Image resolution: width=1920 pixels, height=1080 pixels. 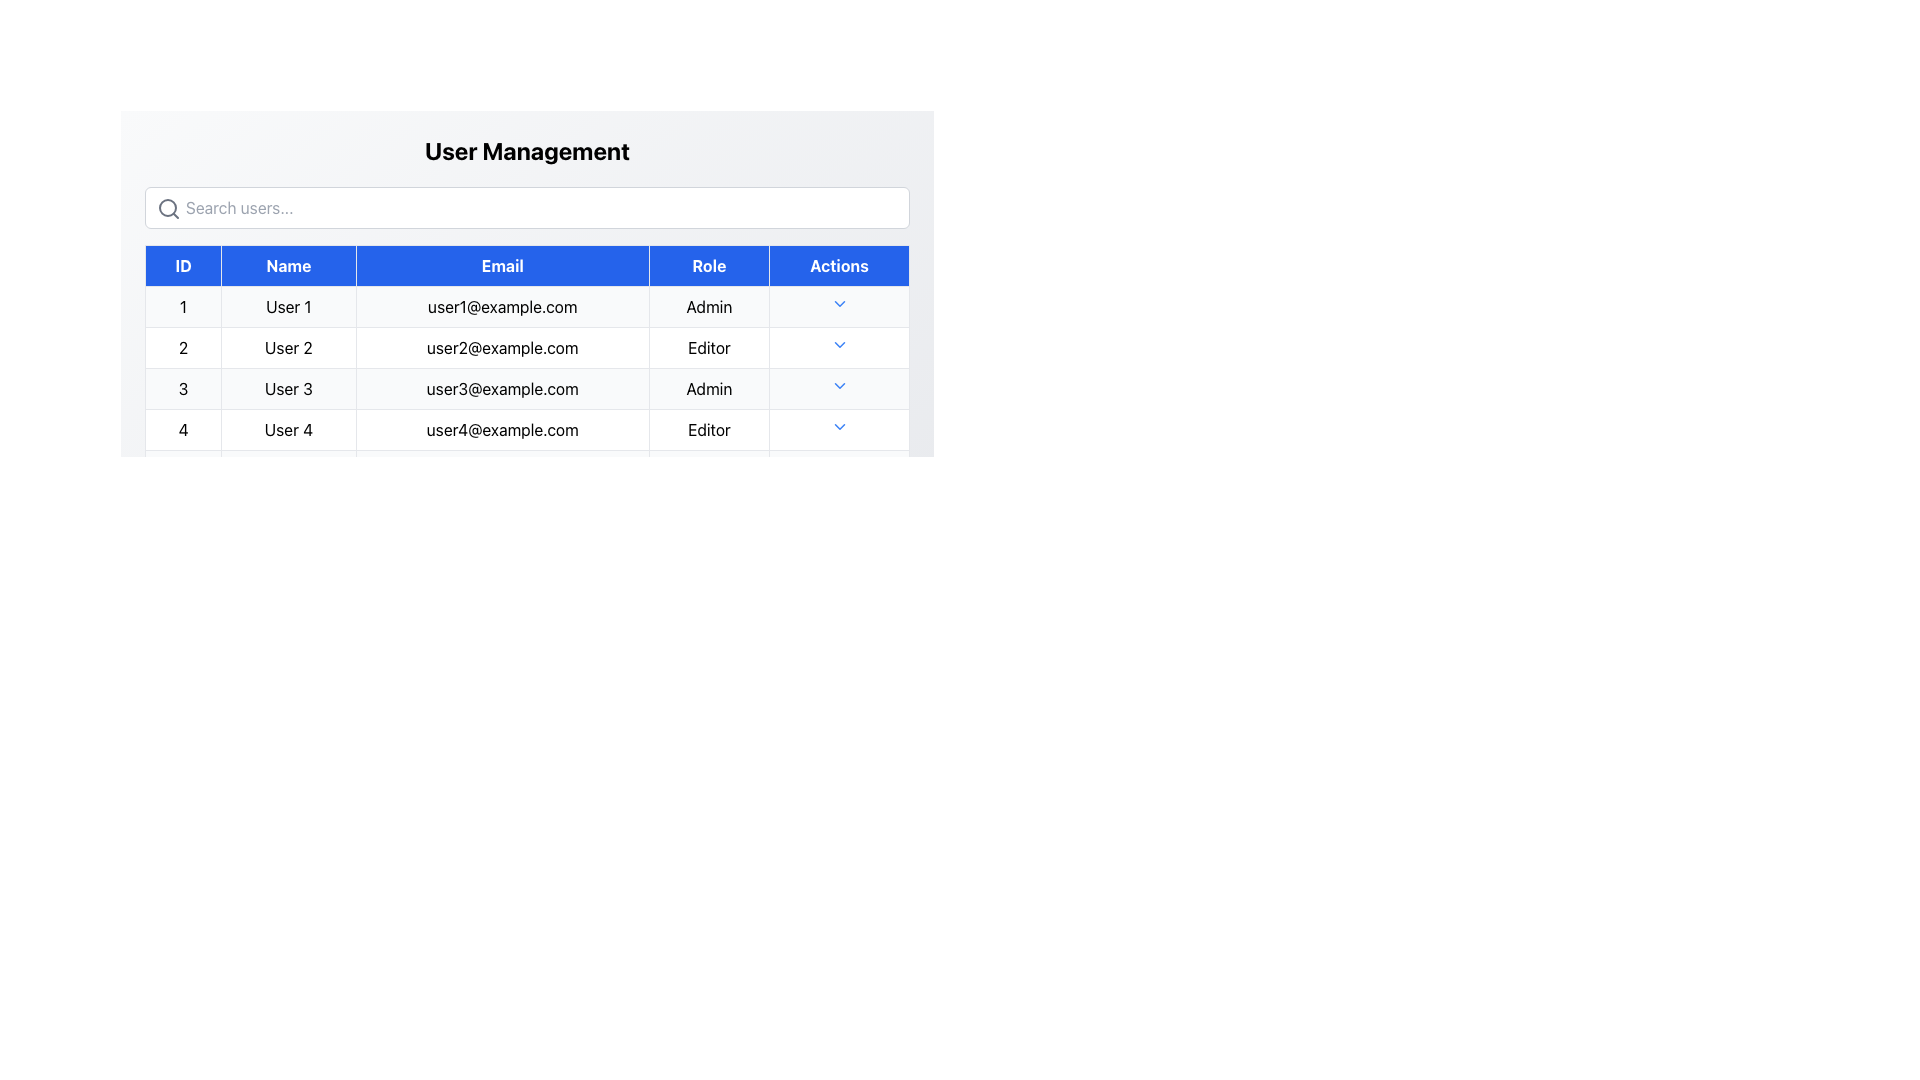 I want to click on the Table Header Cell for the 'ID' column, which is located in the top-left corner of the header row adjacent to the 'Name' header, so click(x=183, y=265).